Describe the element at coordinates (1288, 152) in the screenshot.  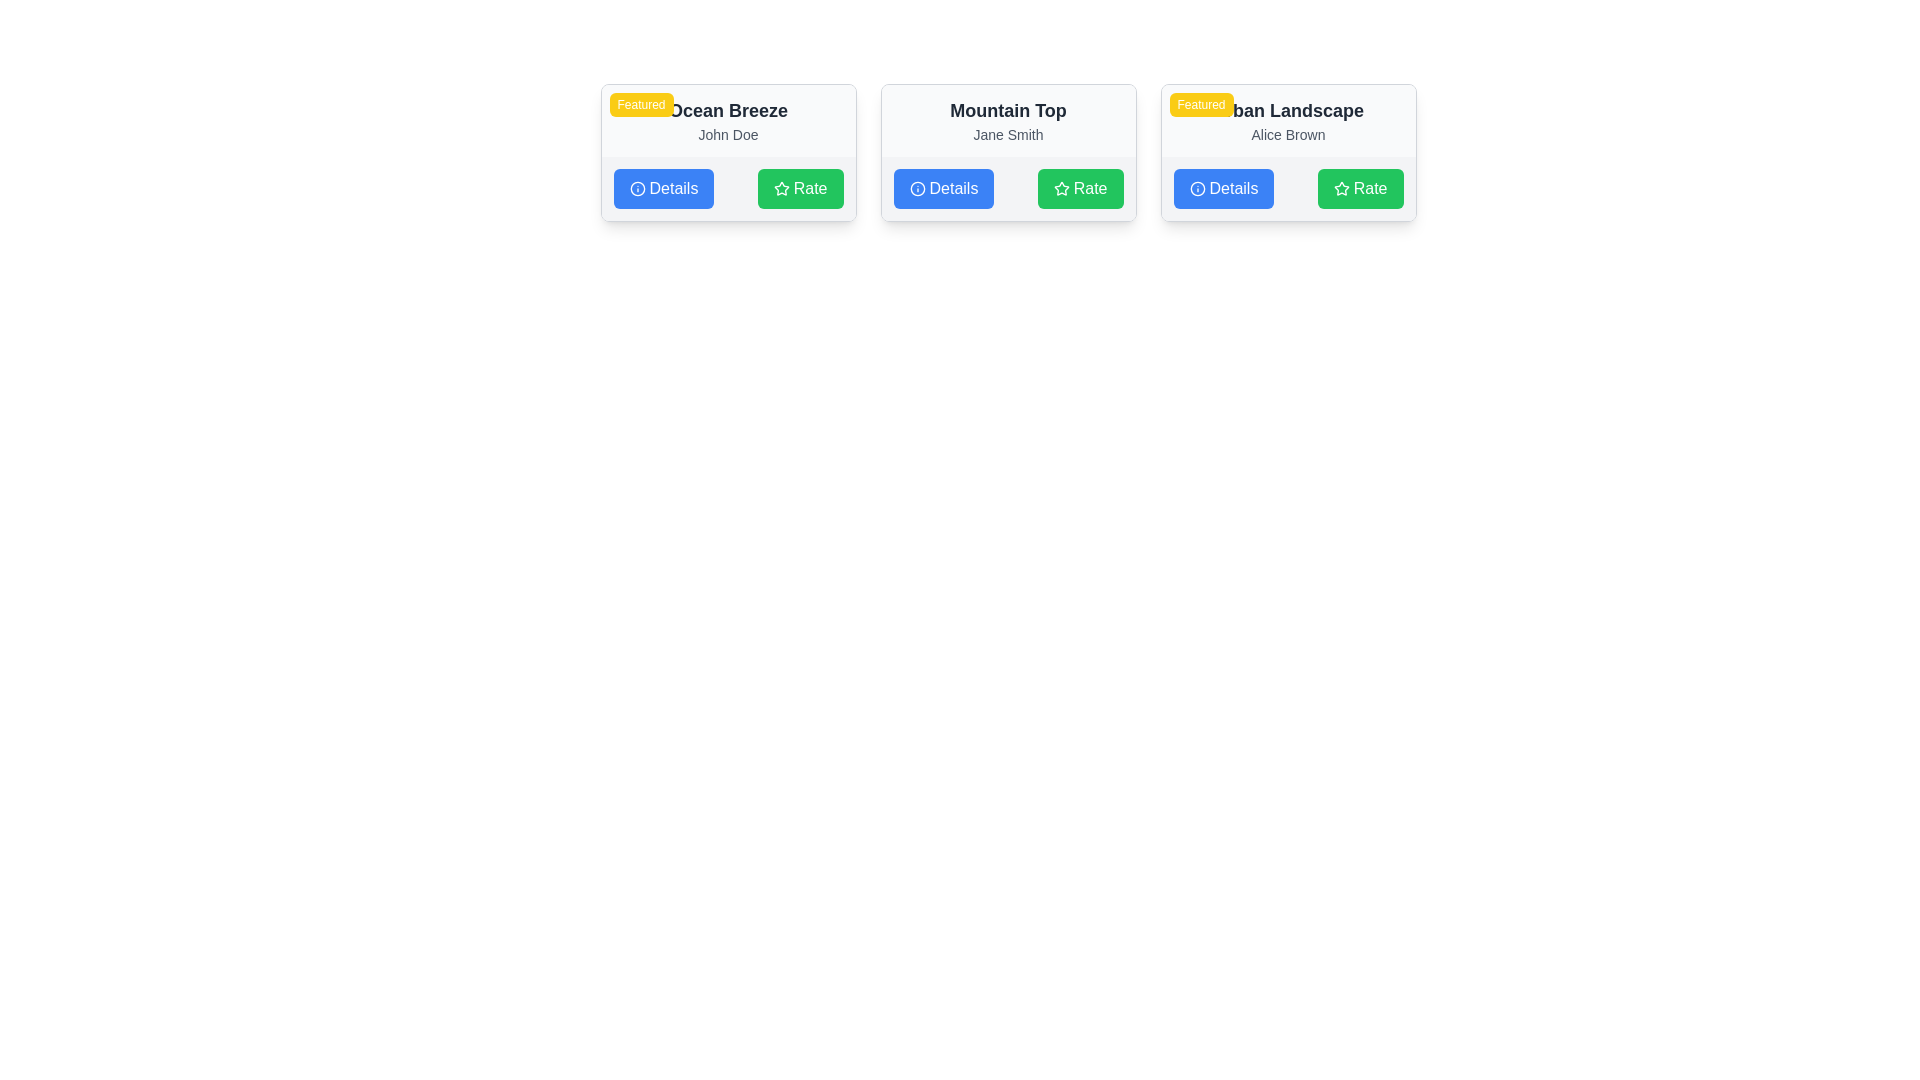
I see `the 'Rate' button on the 'Urban Landscape' interactive card, which is styled in light gray with a yellow badge and contains the title in bold` at that location.